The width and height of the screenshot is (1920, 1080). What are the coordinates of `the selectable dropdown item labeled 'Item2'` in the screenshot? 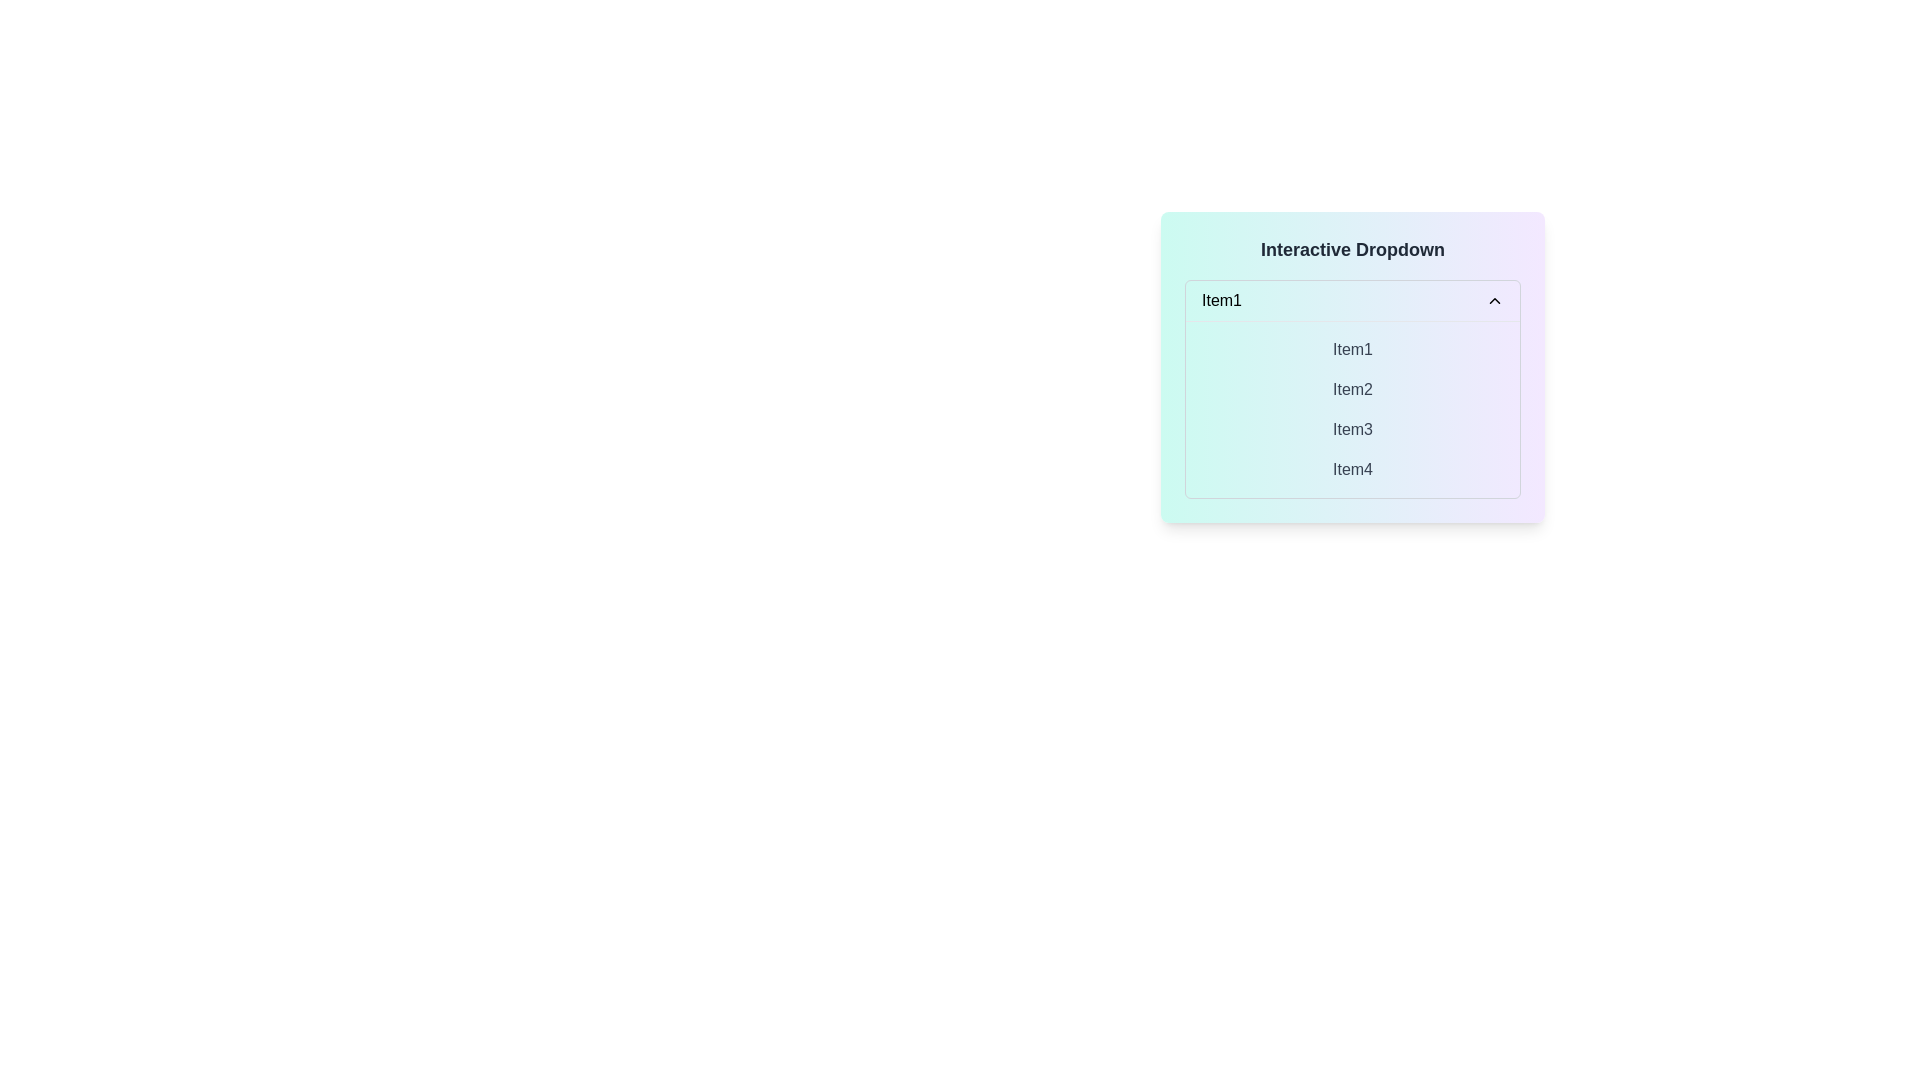 It's located at (1353, 389).